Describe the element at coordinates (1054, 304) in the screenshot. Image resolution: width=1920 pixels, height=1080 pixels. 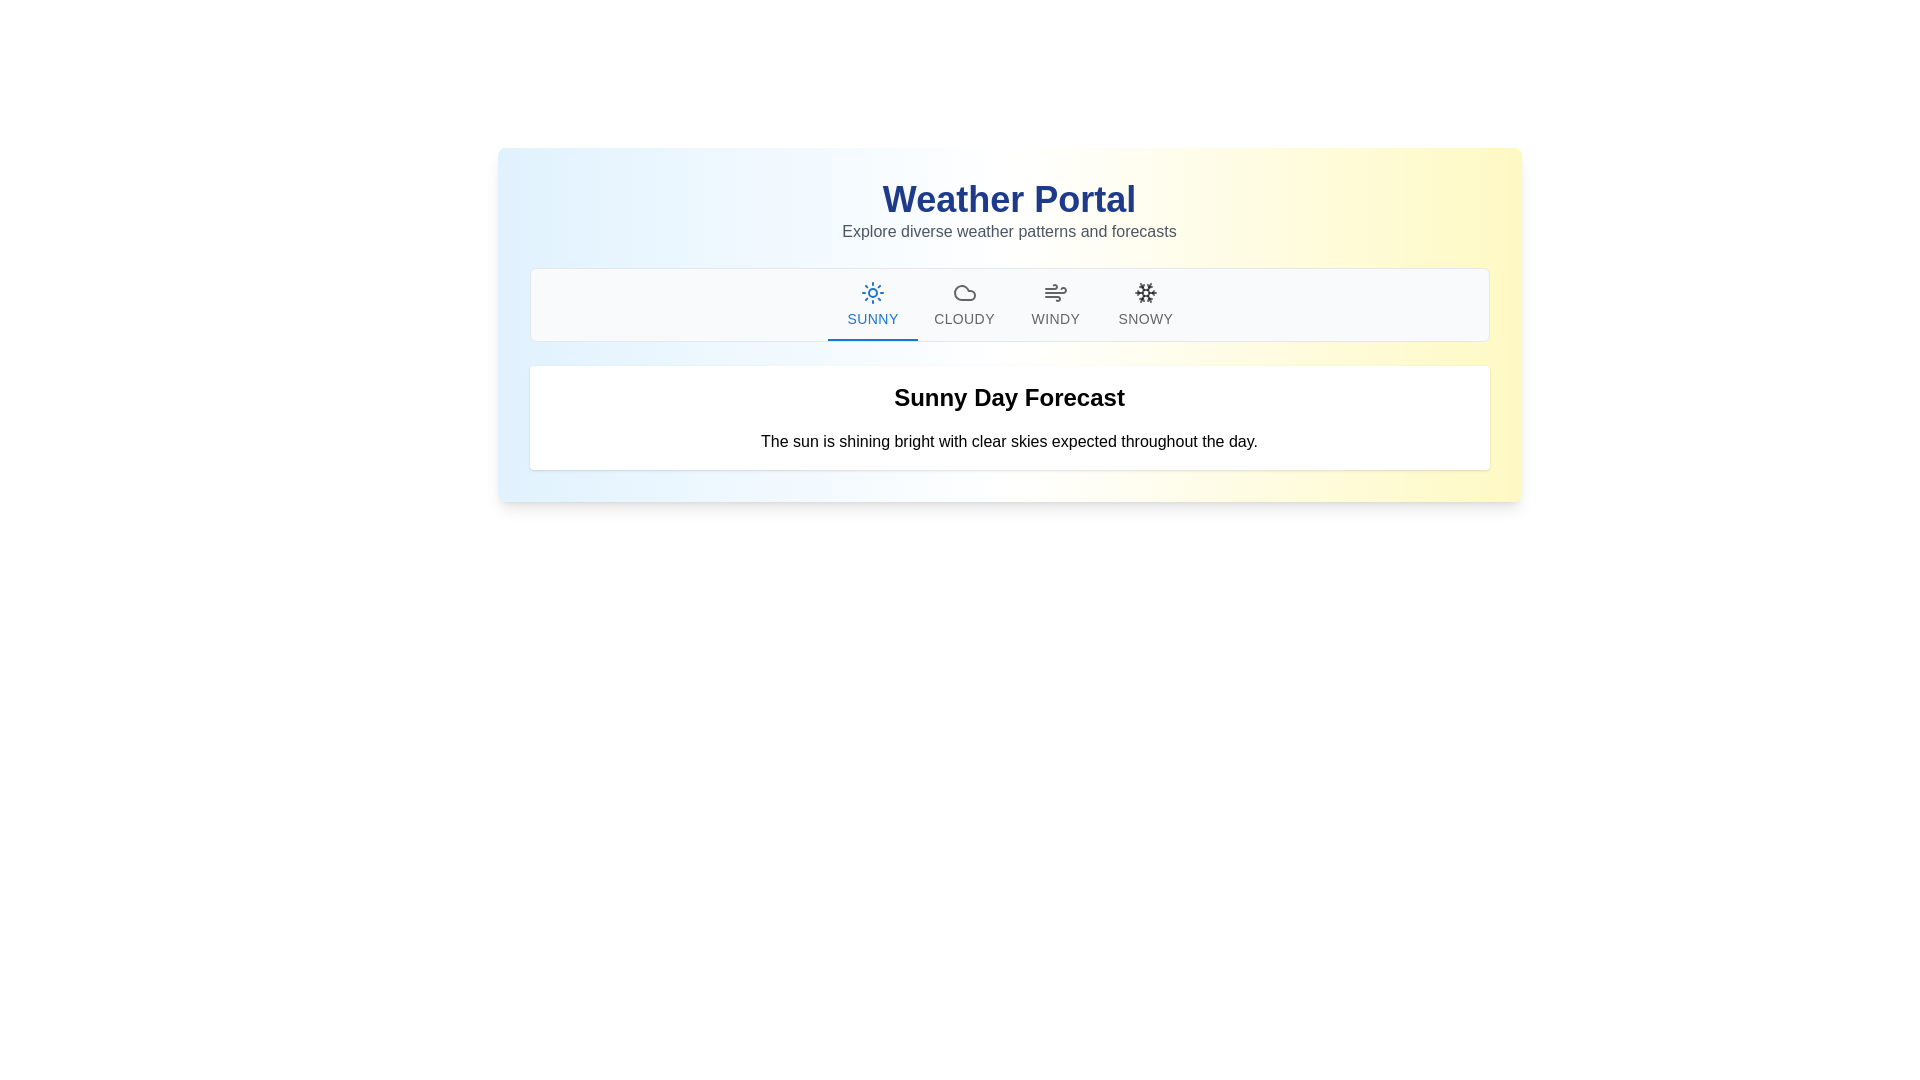
I see `the 'WINDY' tab, which is the third tab from the left, featuring bold blue text and a wind icon` at that location.